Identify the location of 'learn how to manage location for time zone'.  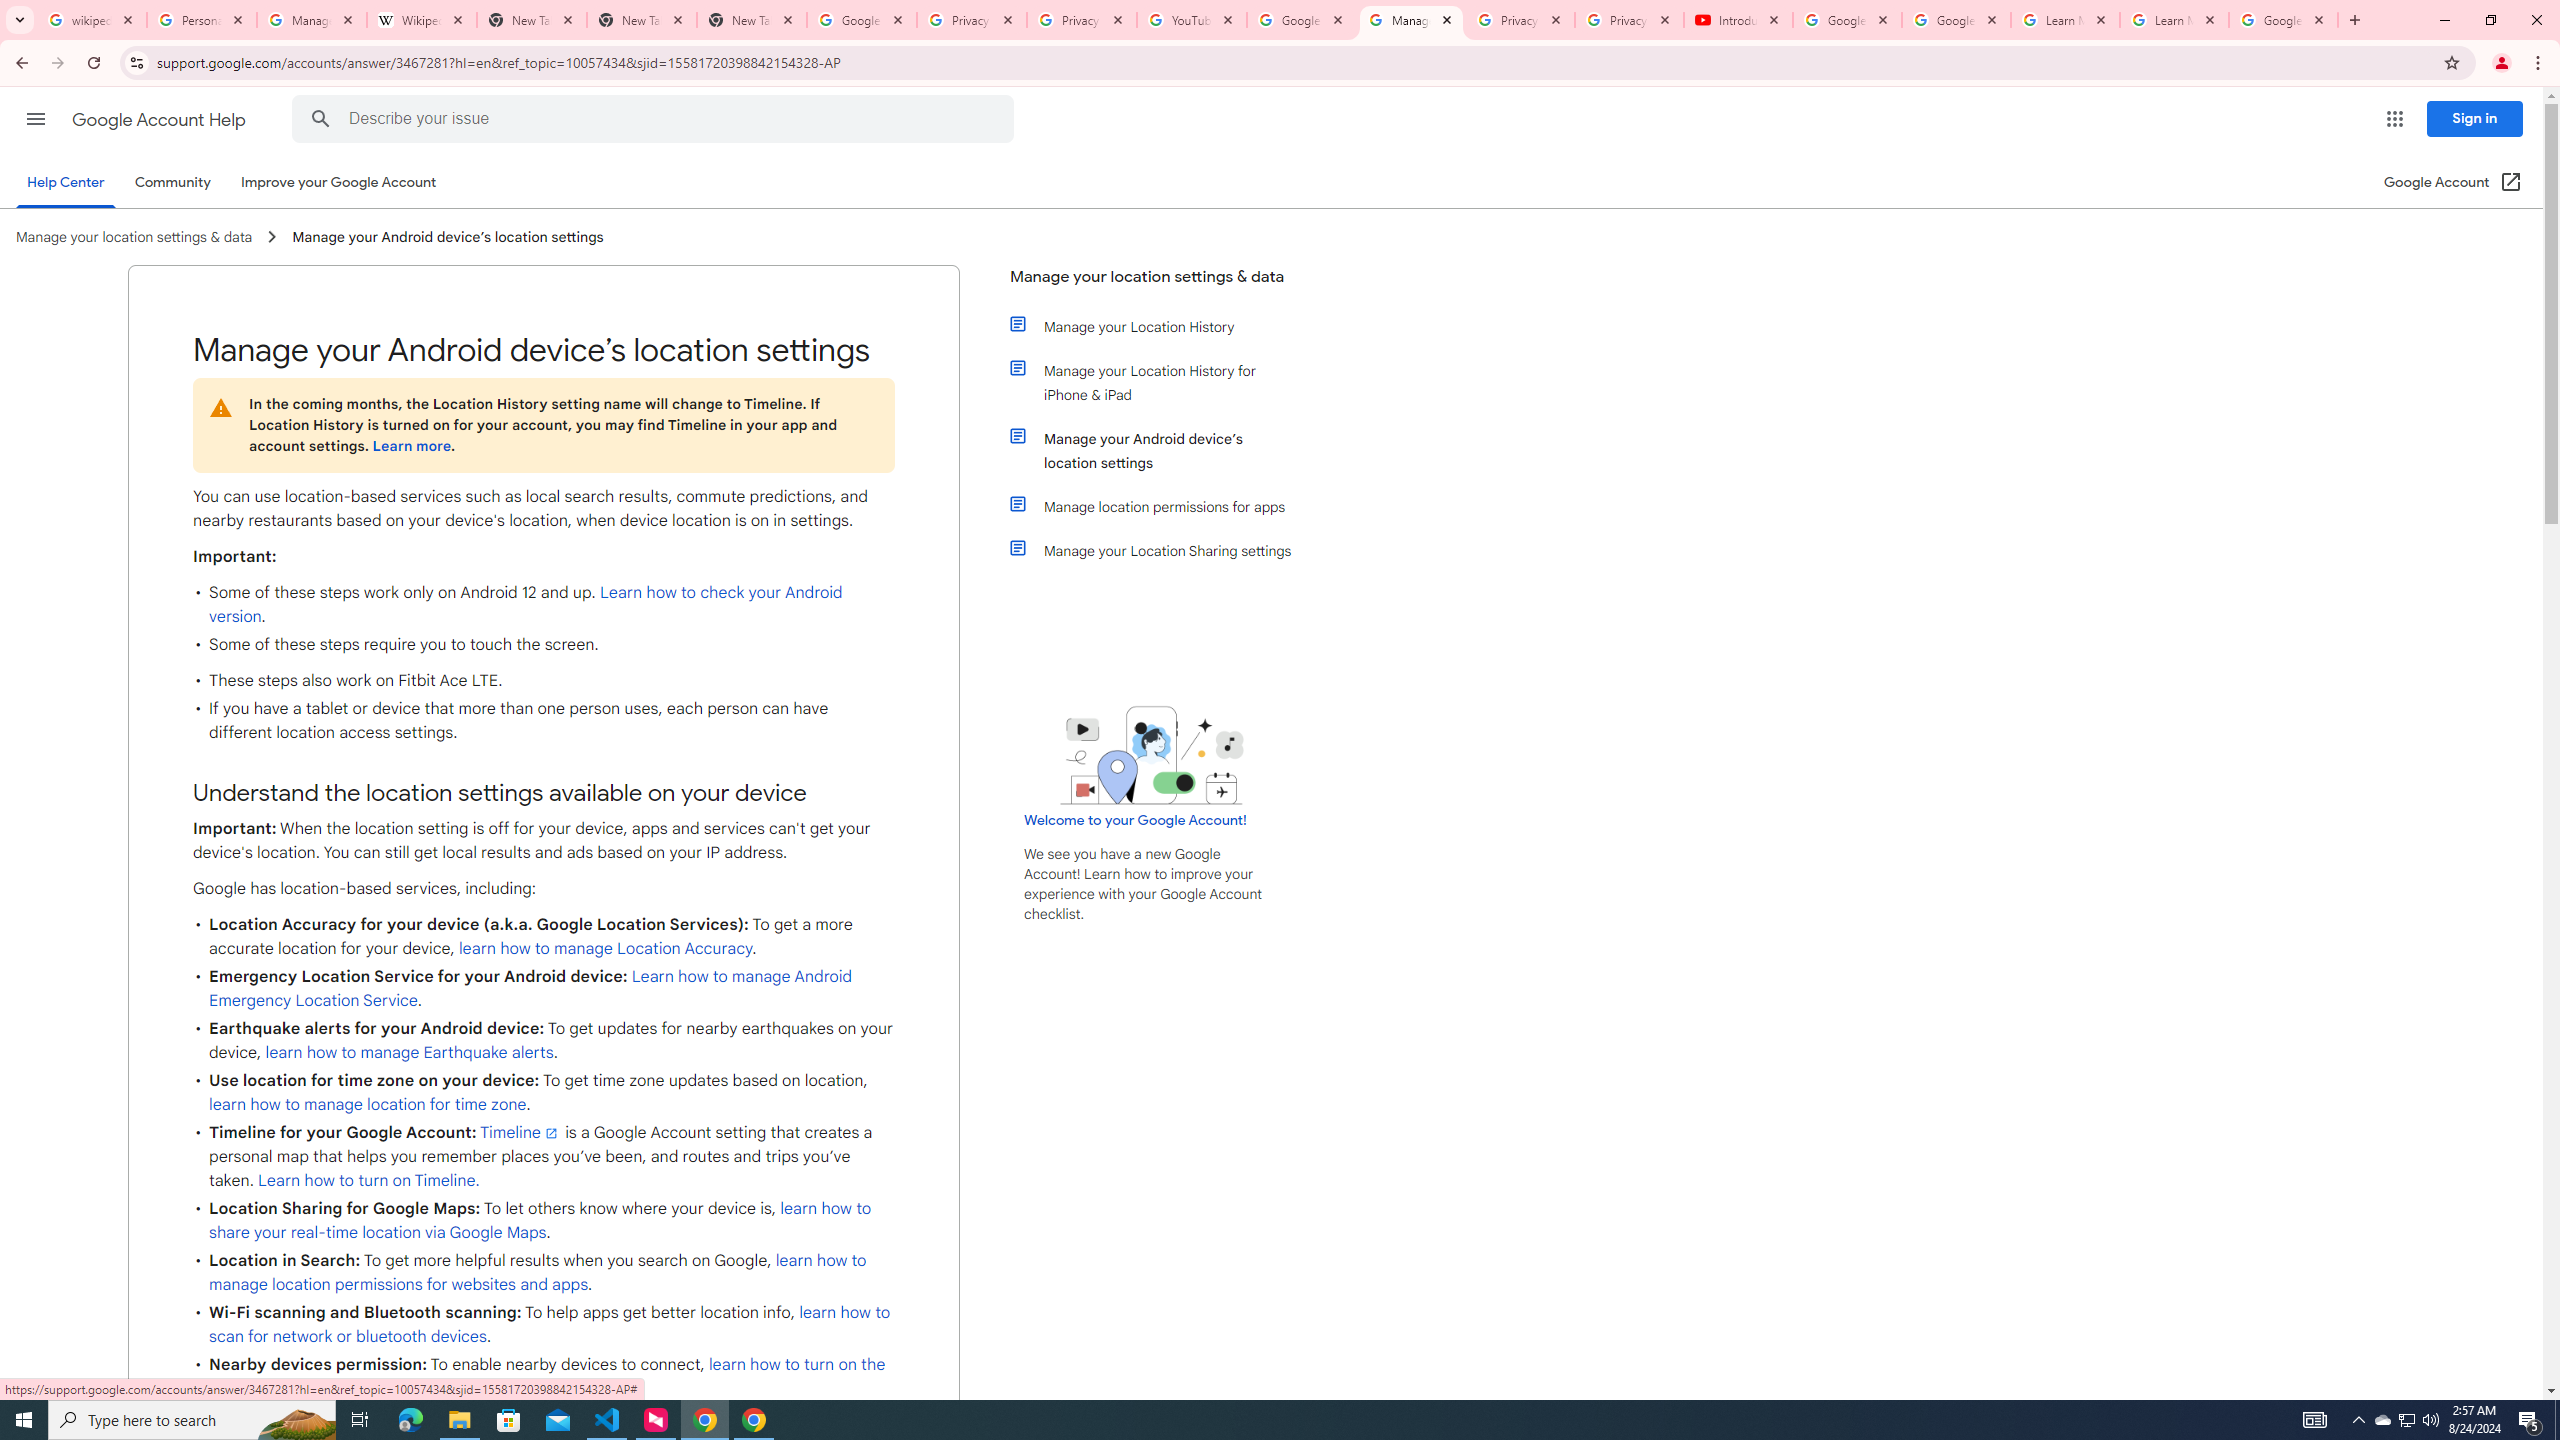
(367, 1103).